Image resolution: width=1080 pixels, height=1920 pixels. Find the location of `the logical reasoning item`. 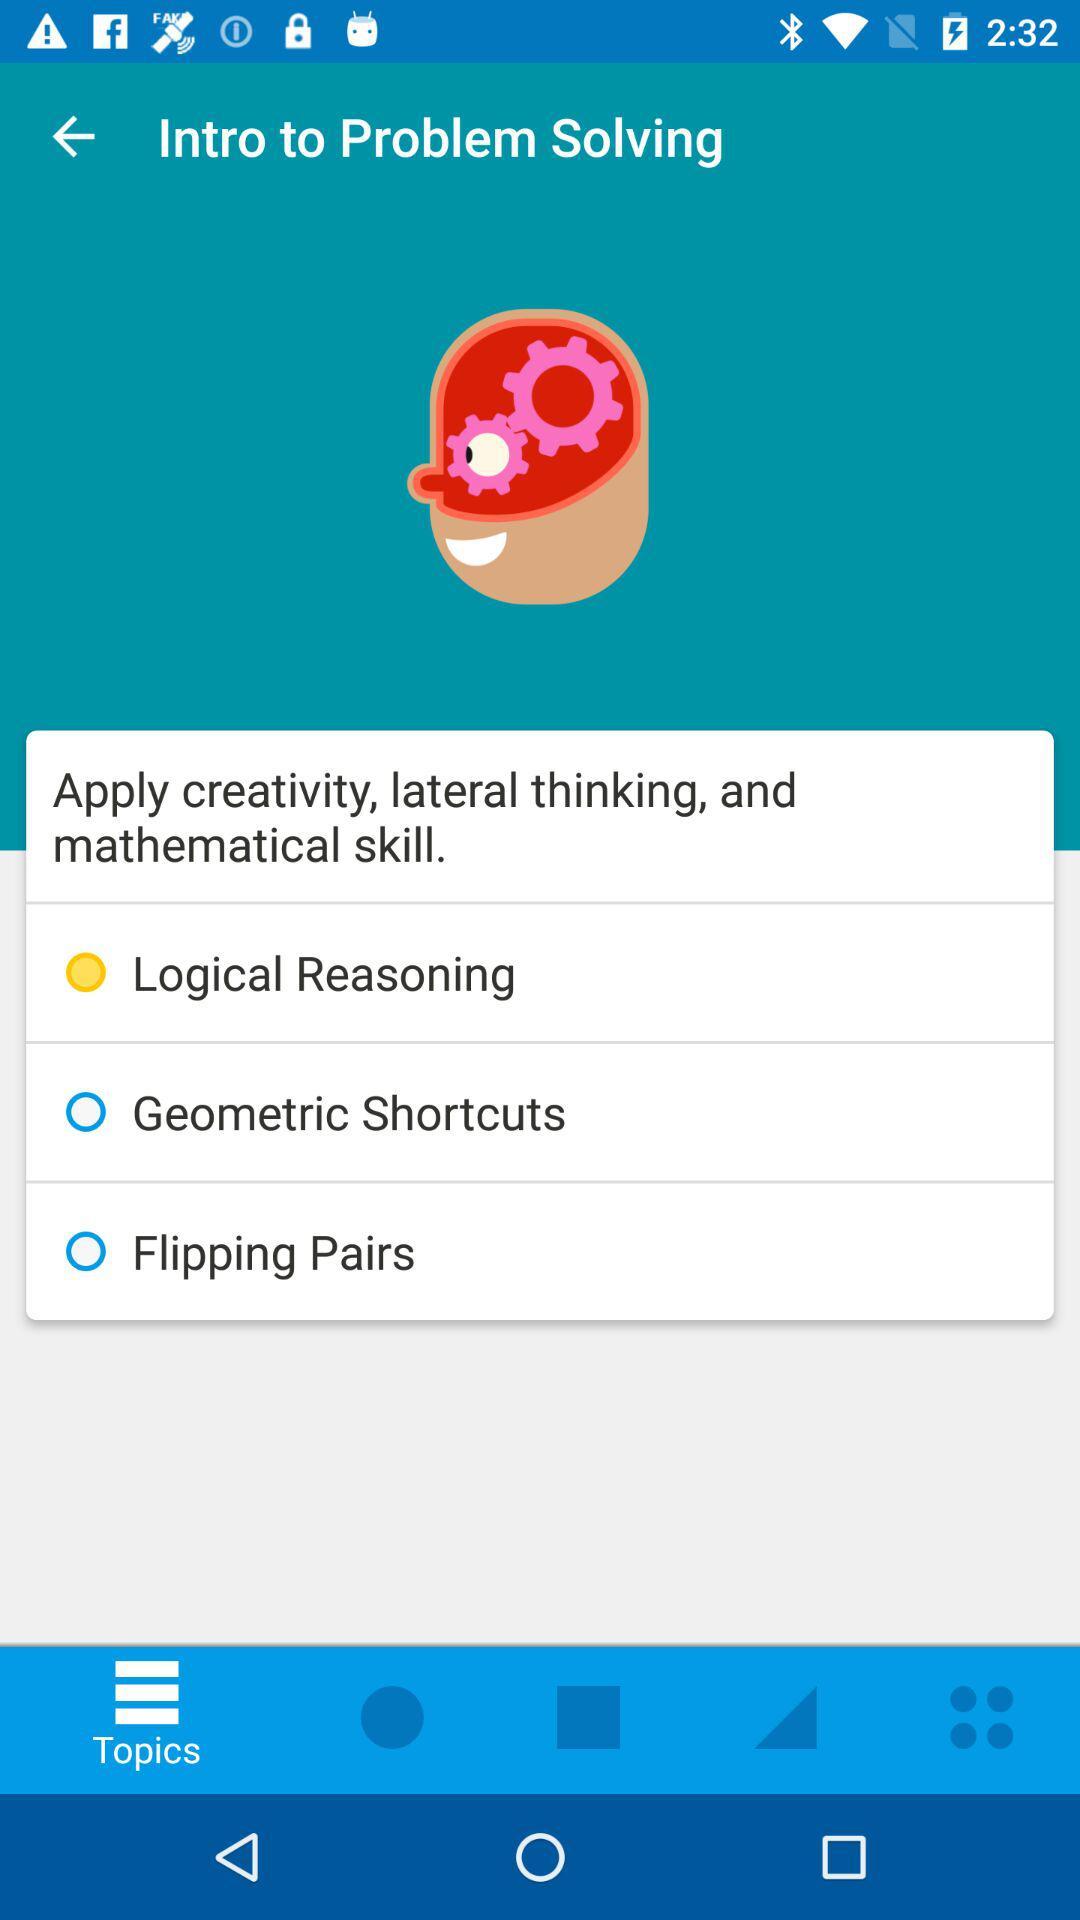

the logical reasoning item is located at coordinates (540, 972).